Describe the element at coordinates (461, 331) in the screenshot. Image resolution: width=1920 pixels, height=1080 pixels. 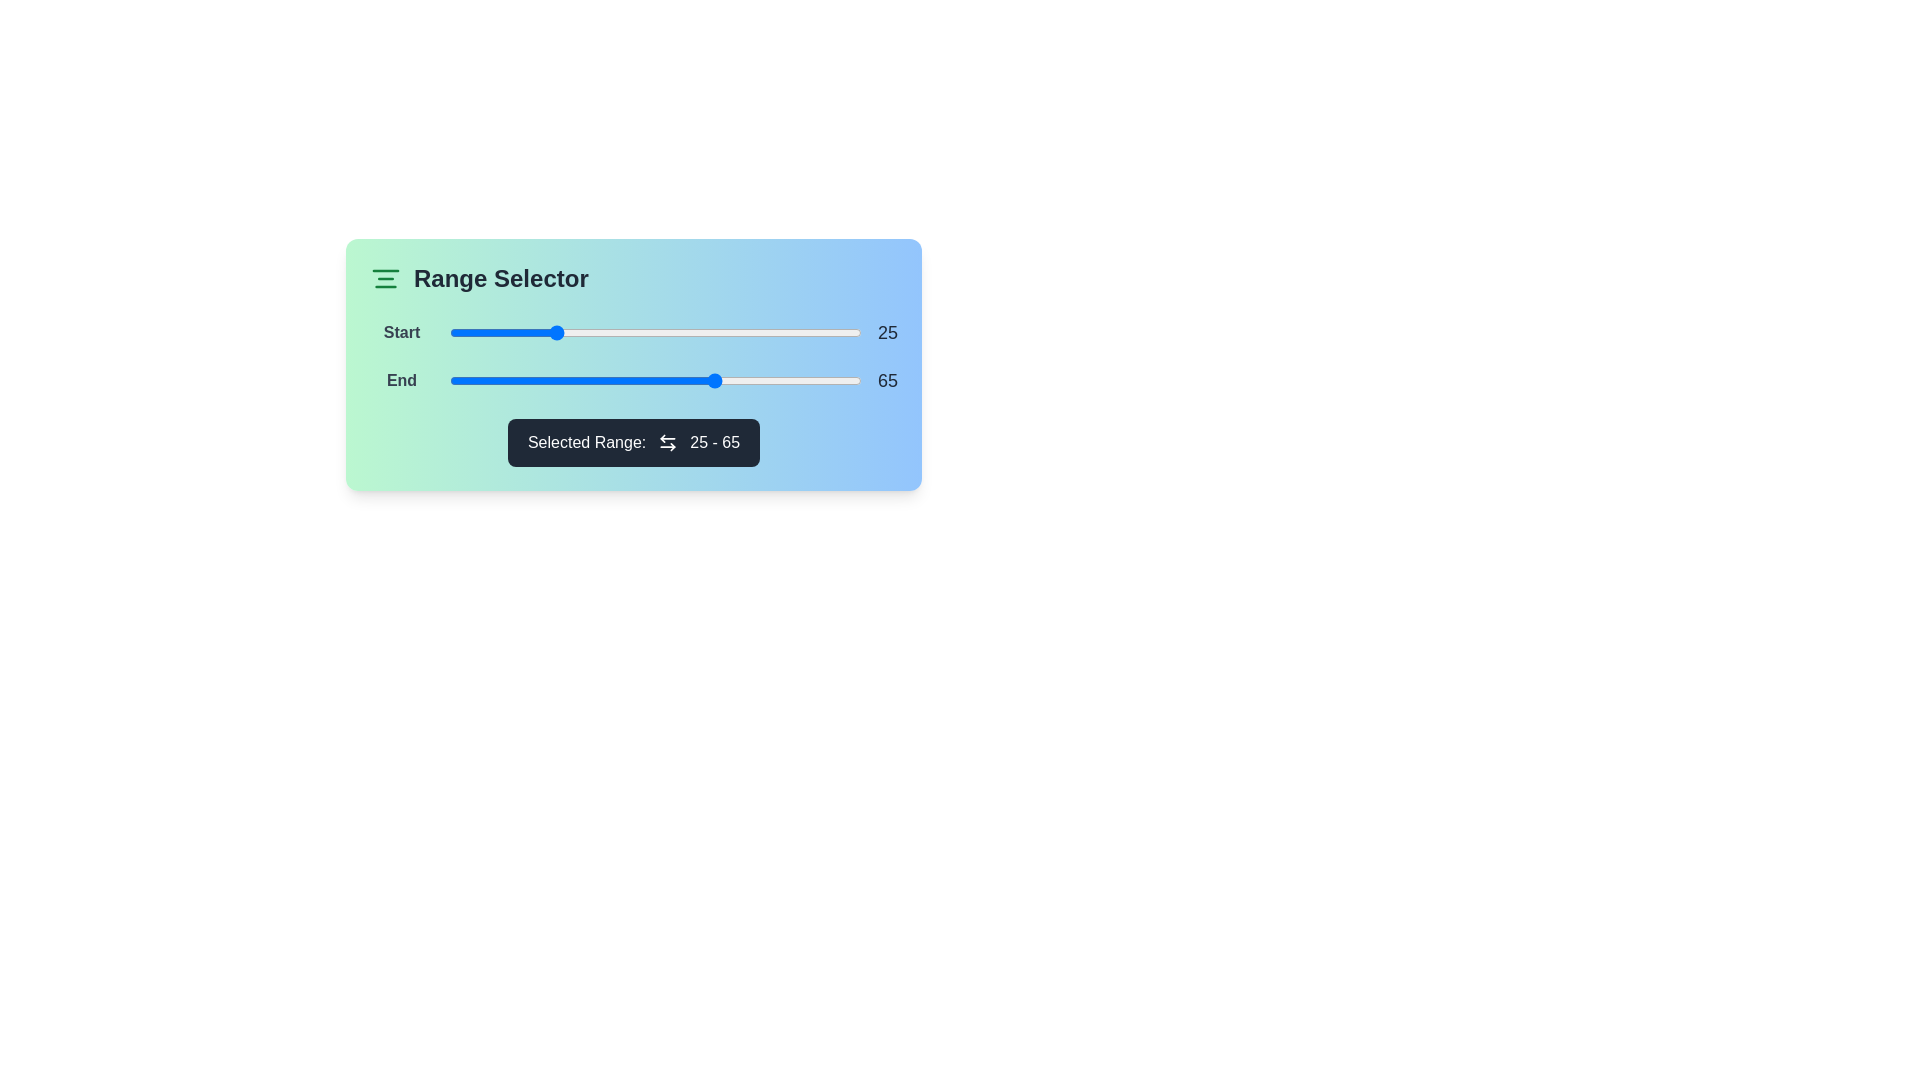
I see `the slider to set the range value to 3` at that location.